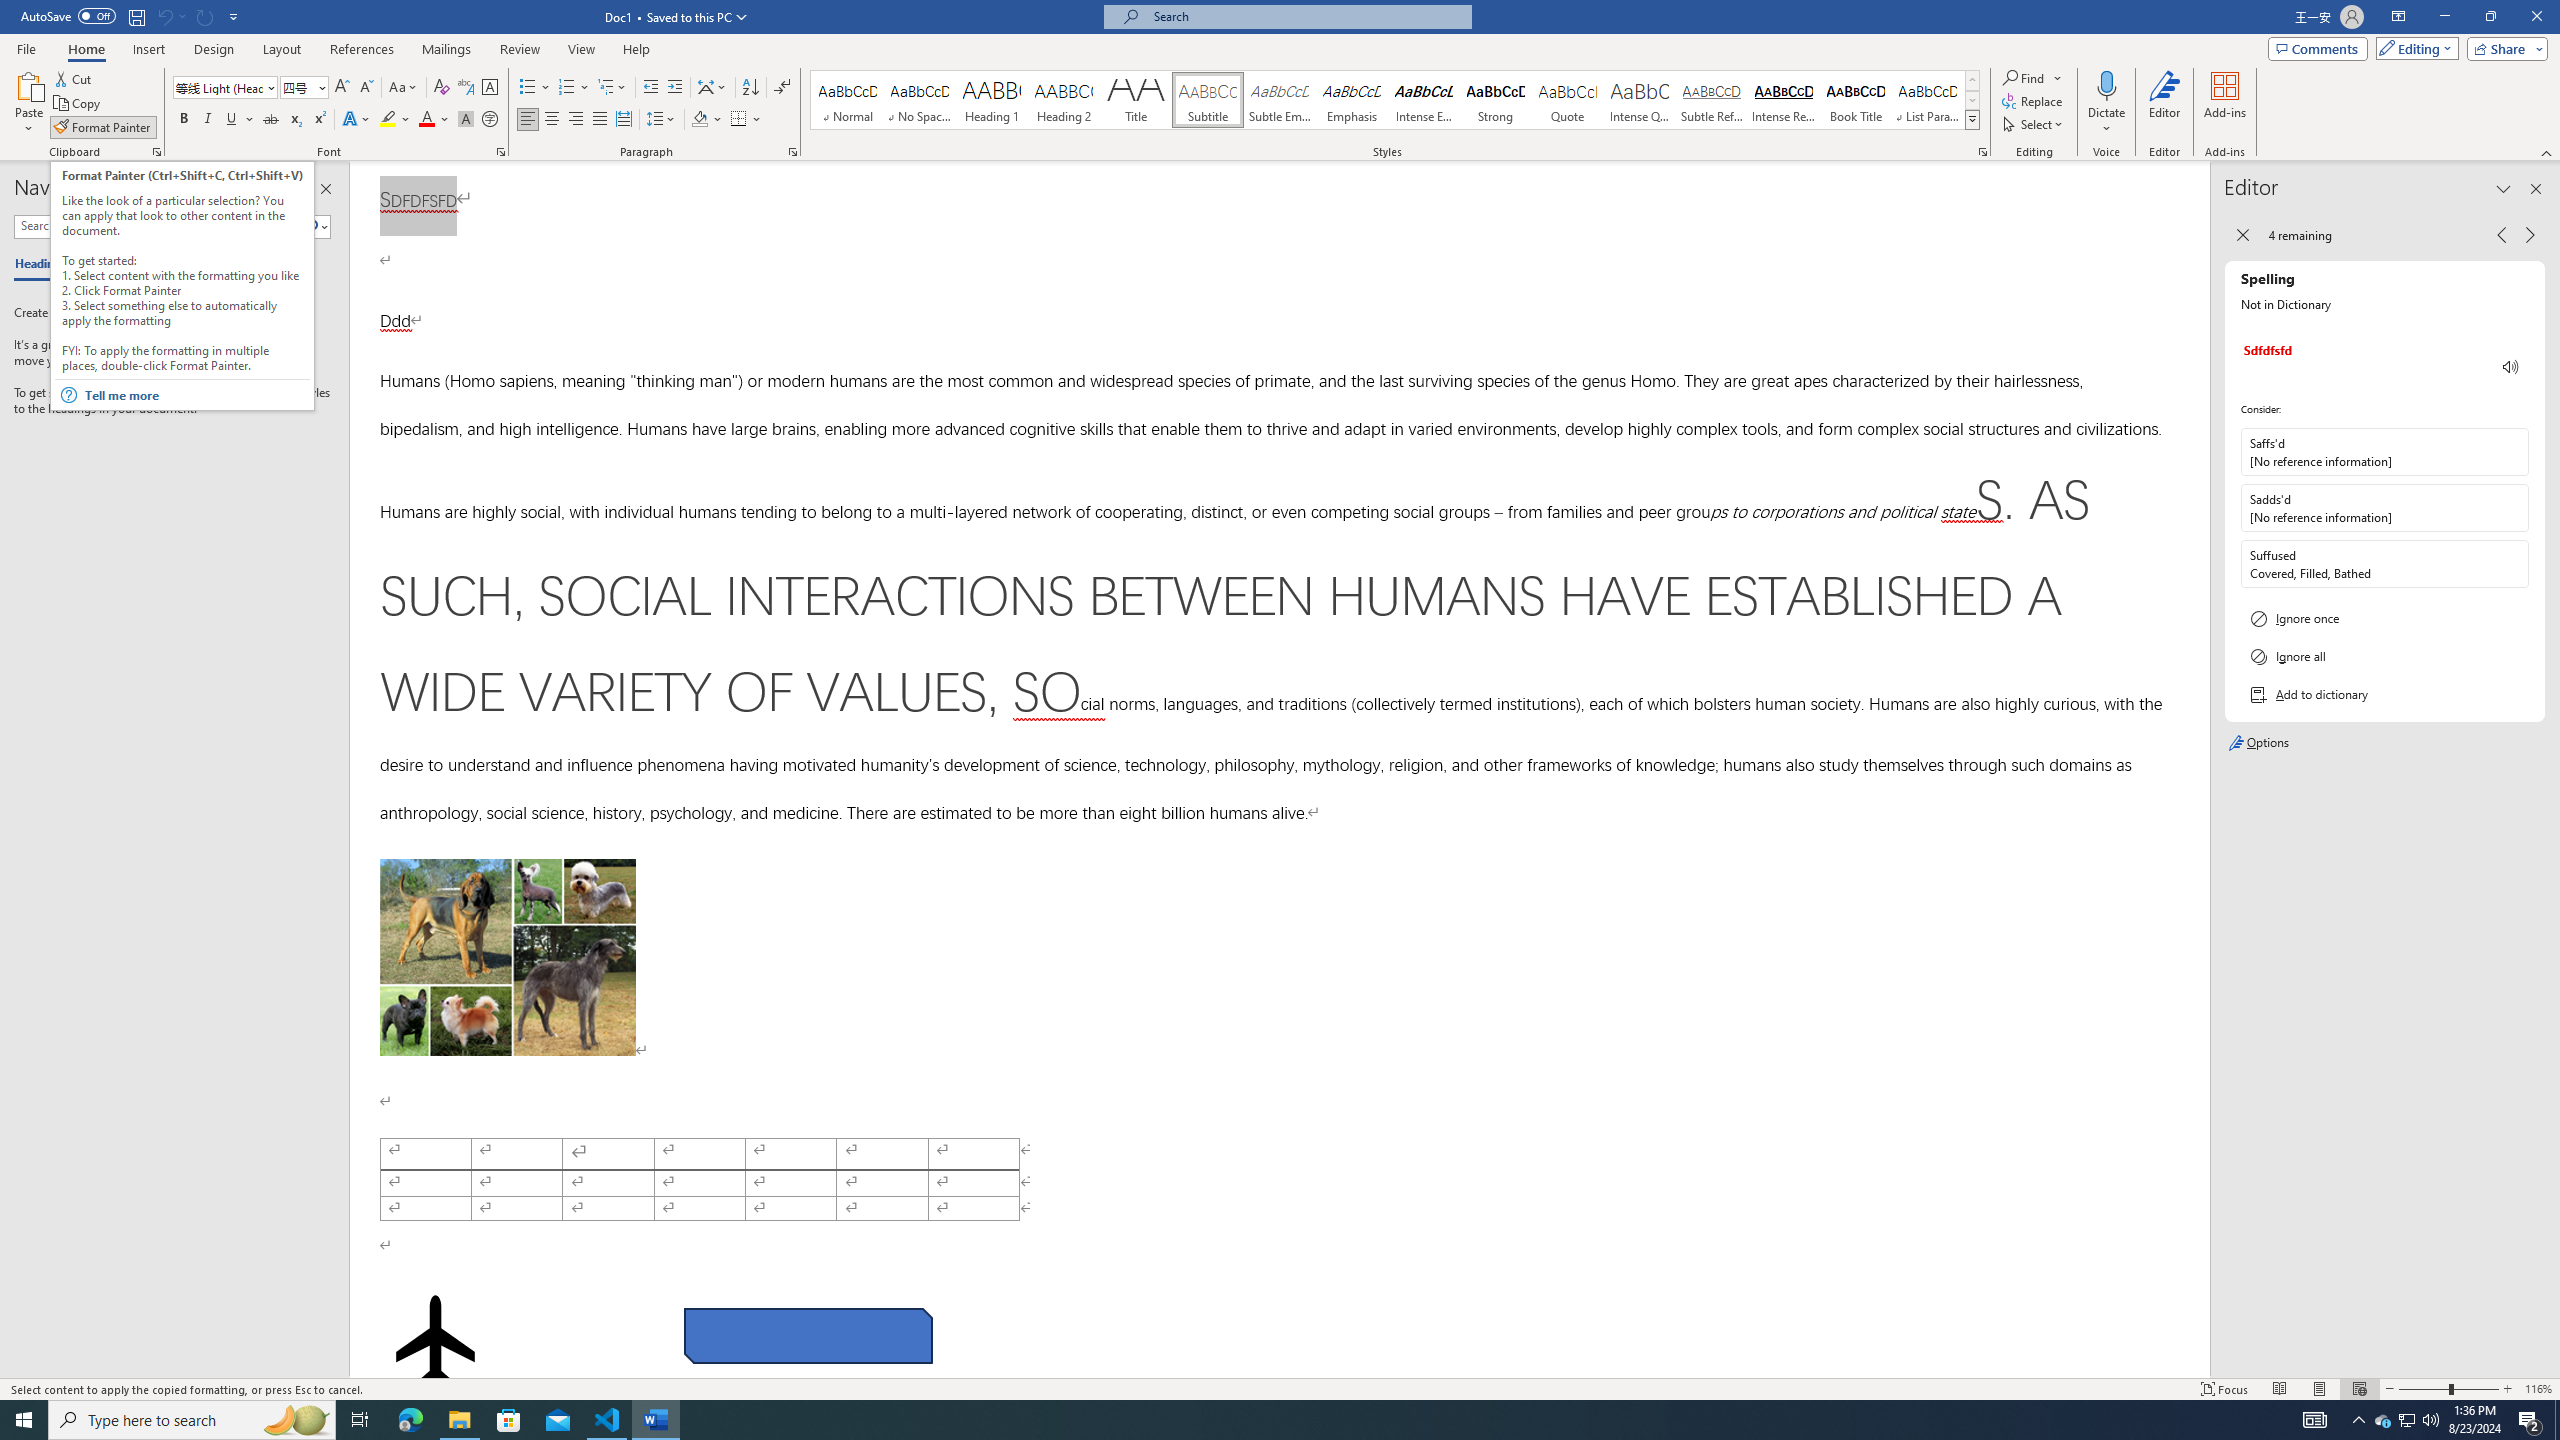 The image size is (2560, 1440). What do you see at coordinates (2360, 1389) in the screenshot?
I see `'Web Layout'` at bounding box center [2360, 1389].